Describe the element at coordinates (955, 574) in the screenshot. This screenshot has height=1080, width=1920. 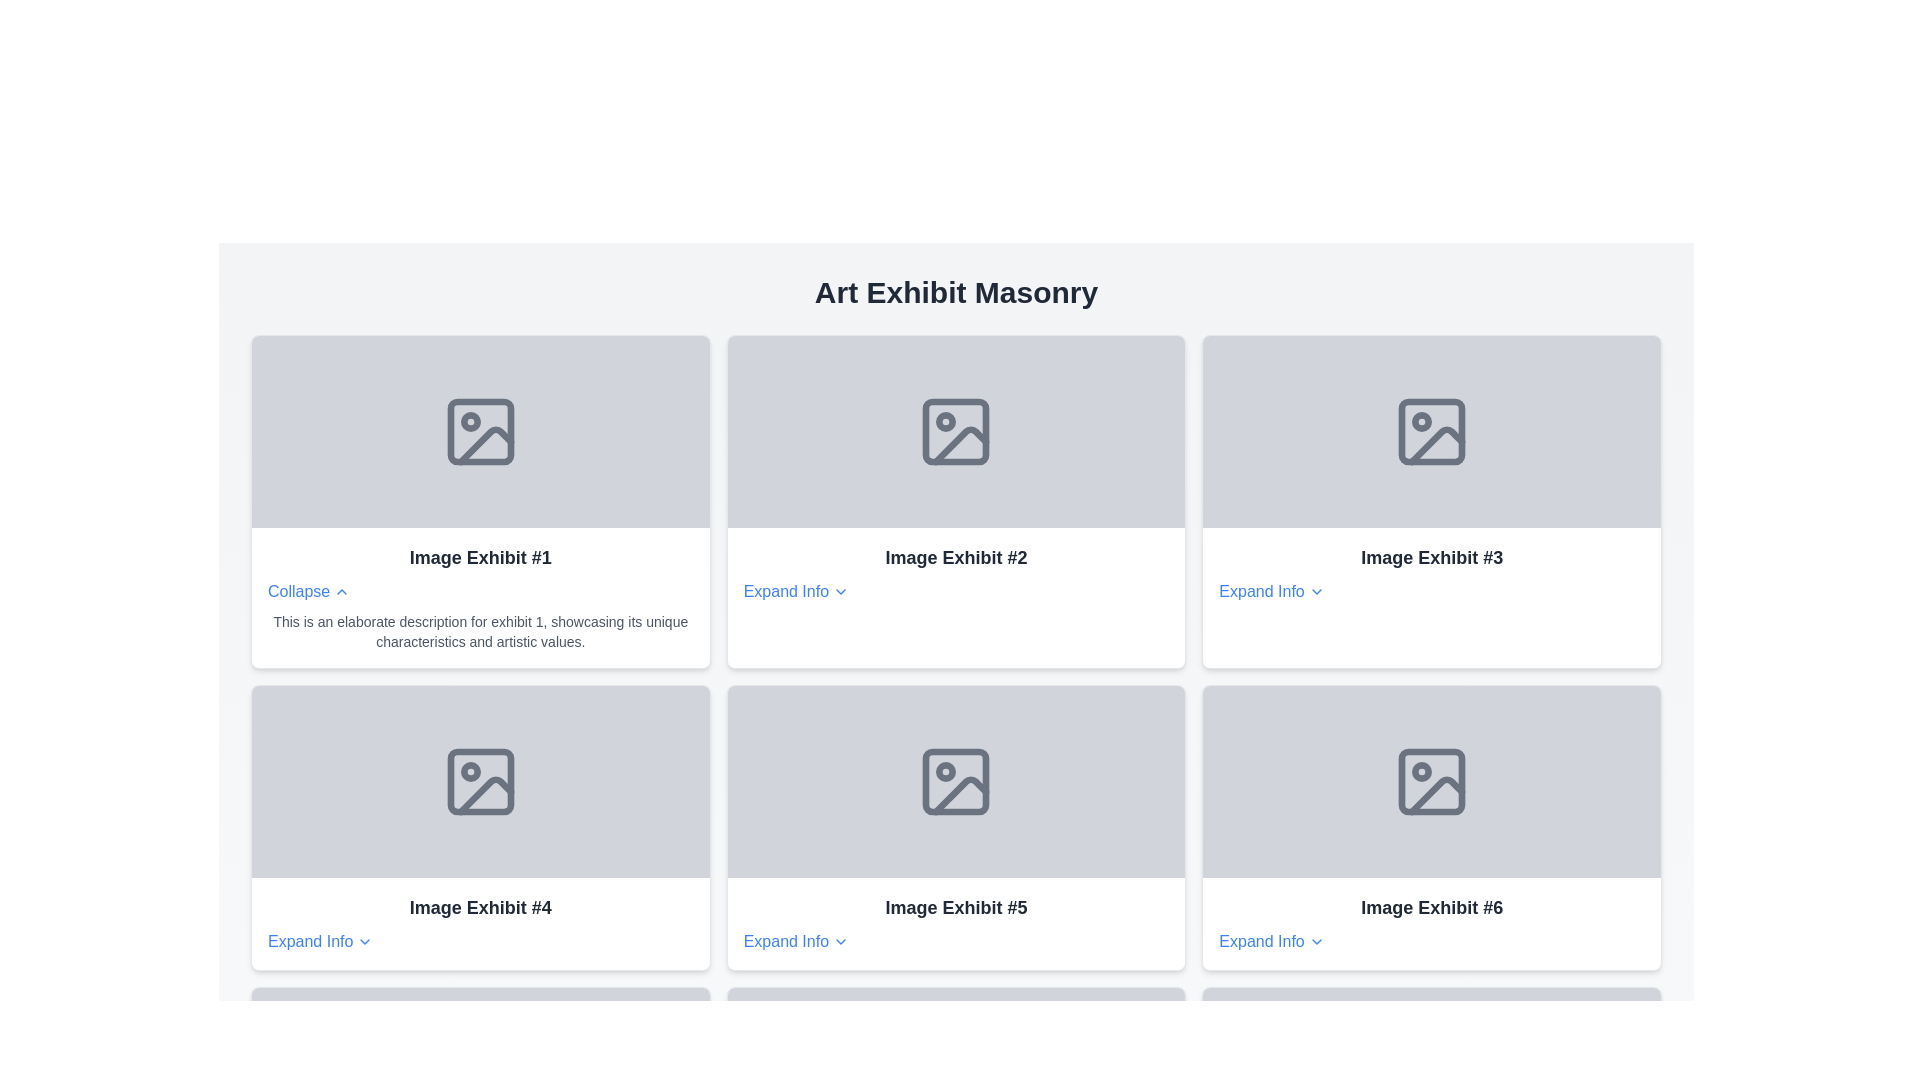
I see `the composite UI element containing the heading 'Image Exhibit #2' and the hyperlink 'Expand Info'` at that location.